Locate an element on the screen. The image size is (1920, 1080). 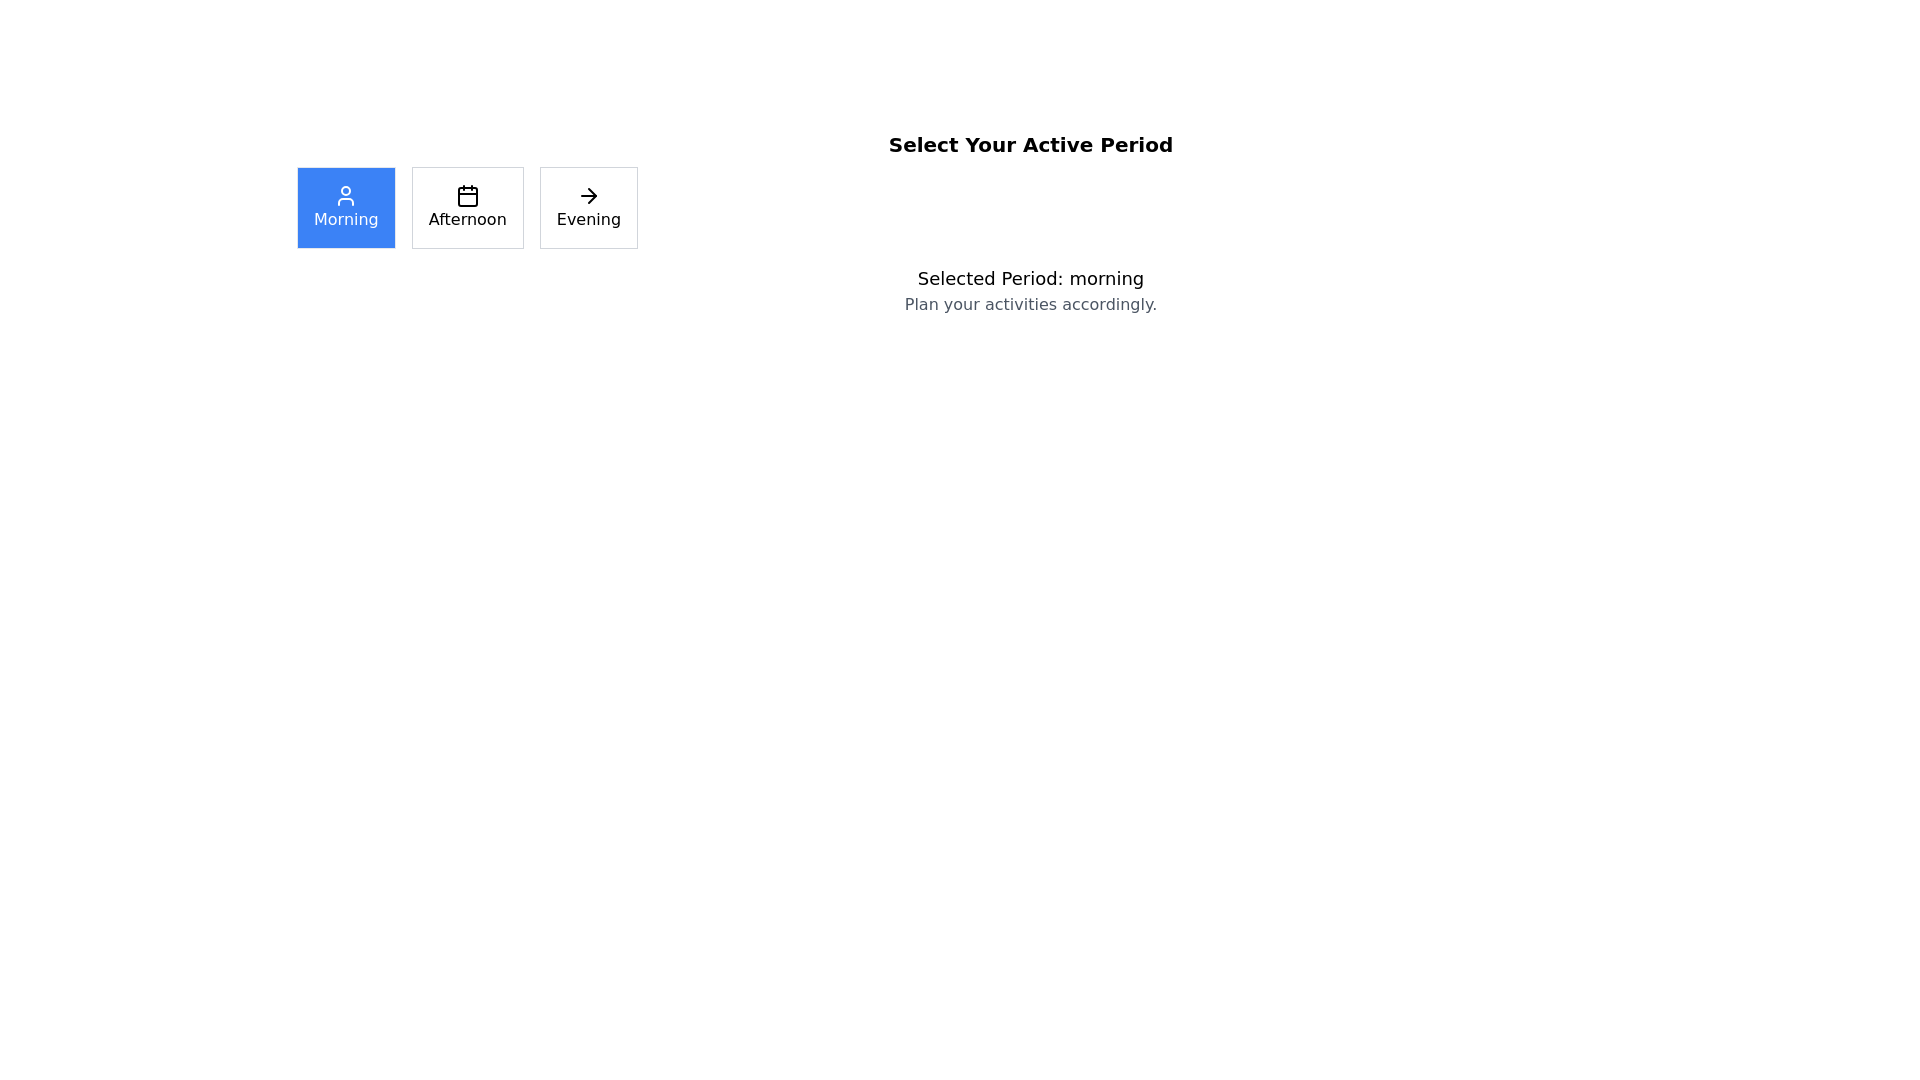
the calendar icon, which is centrally placed within the 'Afternoon' selection button is located at coordinates (466, 196).